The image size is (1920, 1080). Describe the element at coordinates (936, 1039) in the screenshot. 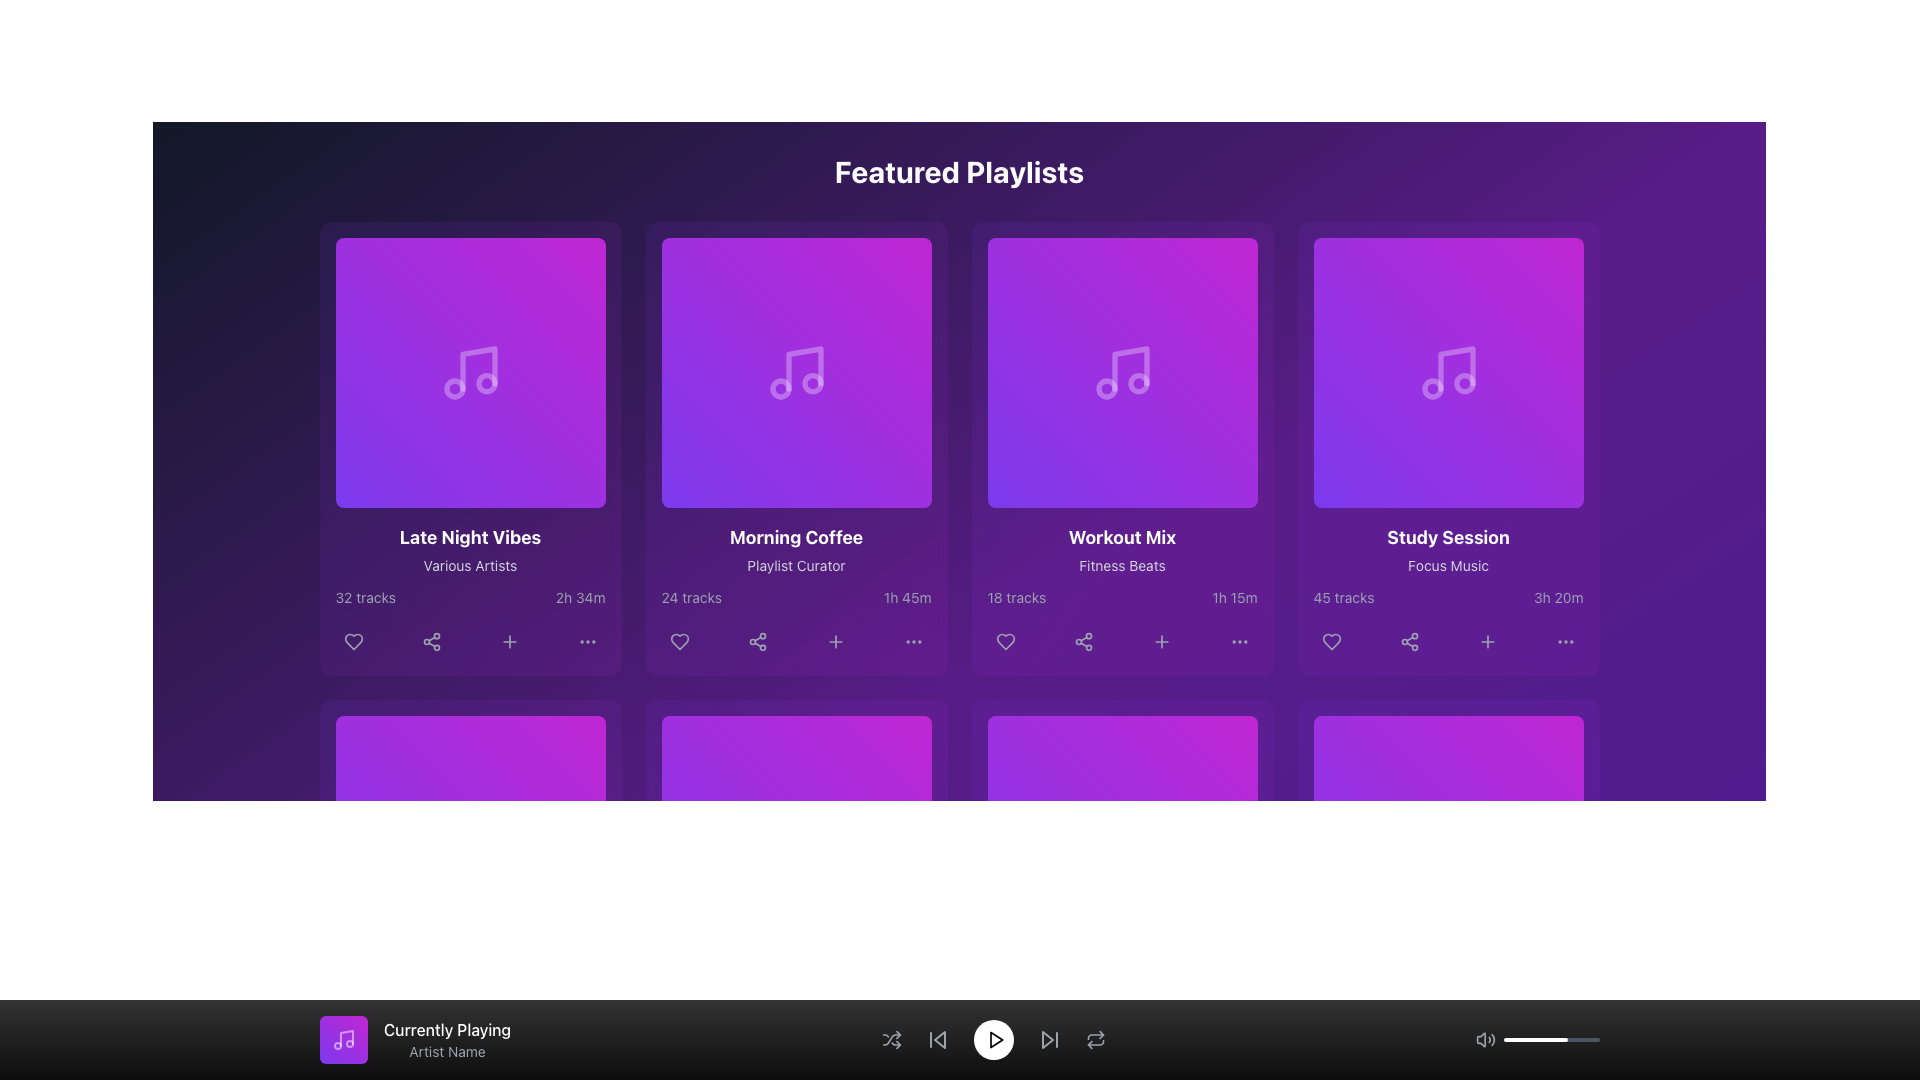

I see `the left-facing double arrow icon button with a vertical line to its left, which is styled gray and changes to white upon hovering, located in the bottom control bar near the center-left of the interface` at that location.